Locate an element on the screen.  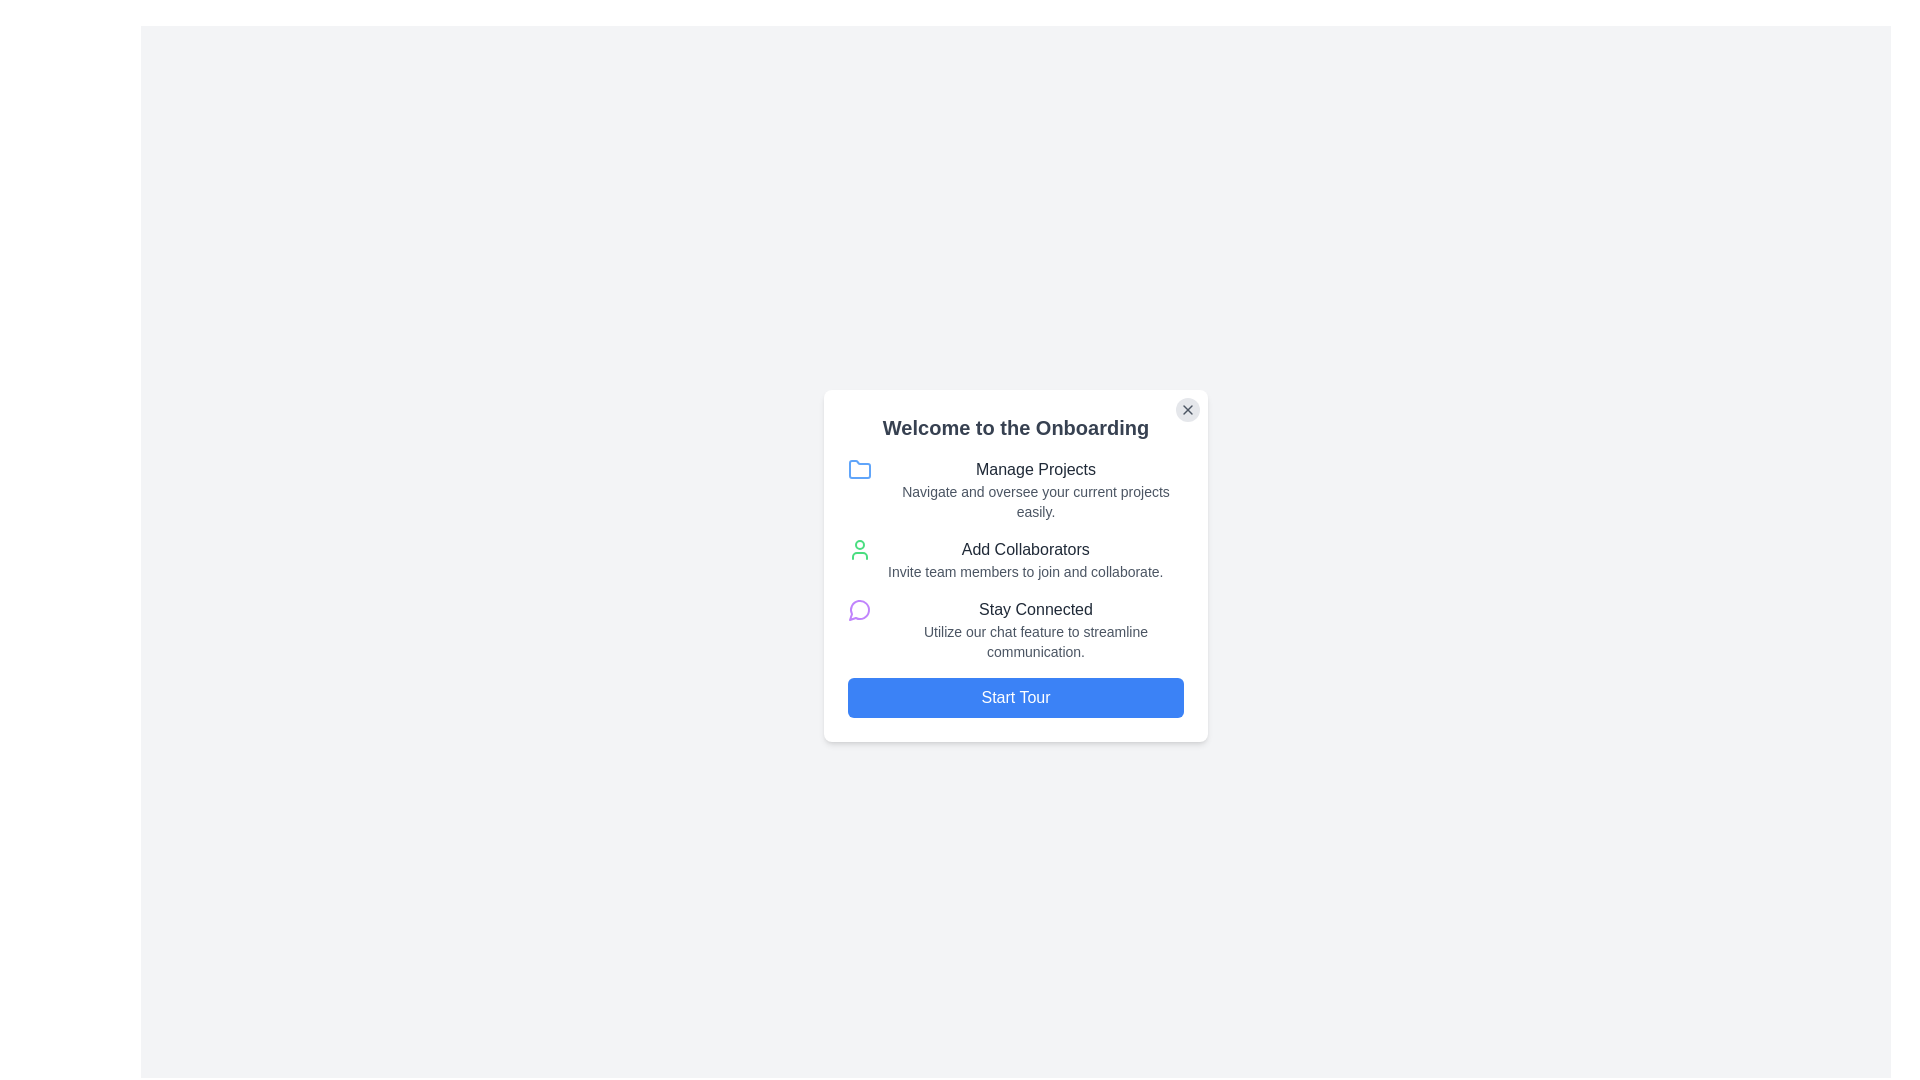
the text element that reads 'Navigate and oversee your current projects easily.', which is styled in a smaller gray font and located below the 'Manage Projects' title within the onboarding card is located at coordinates (1036, 500).